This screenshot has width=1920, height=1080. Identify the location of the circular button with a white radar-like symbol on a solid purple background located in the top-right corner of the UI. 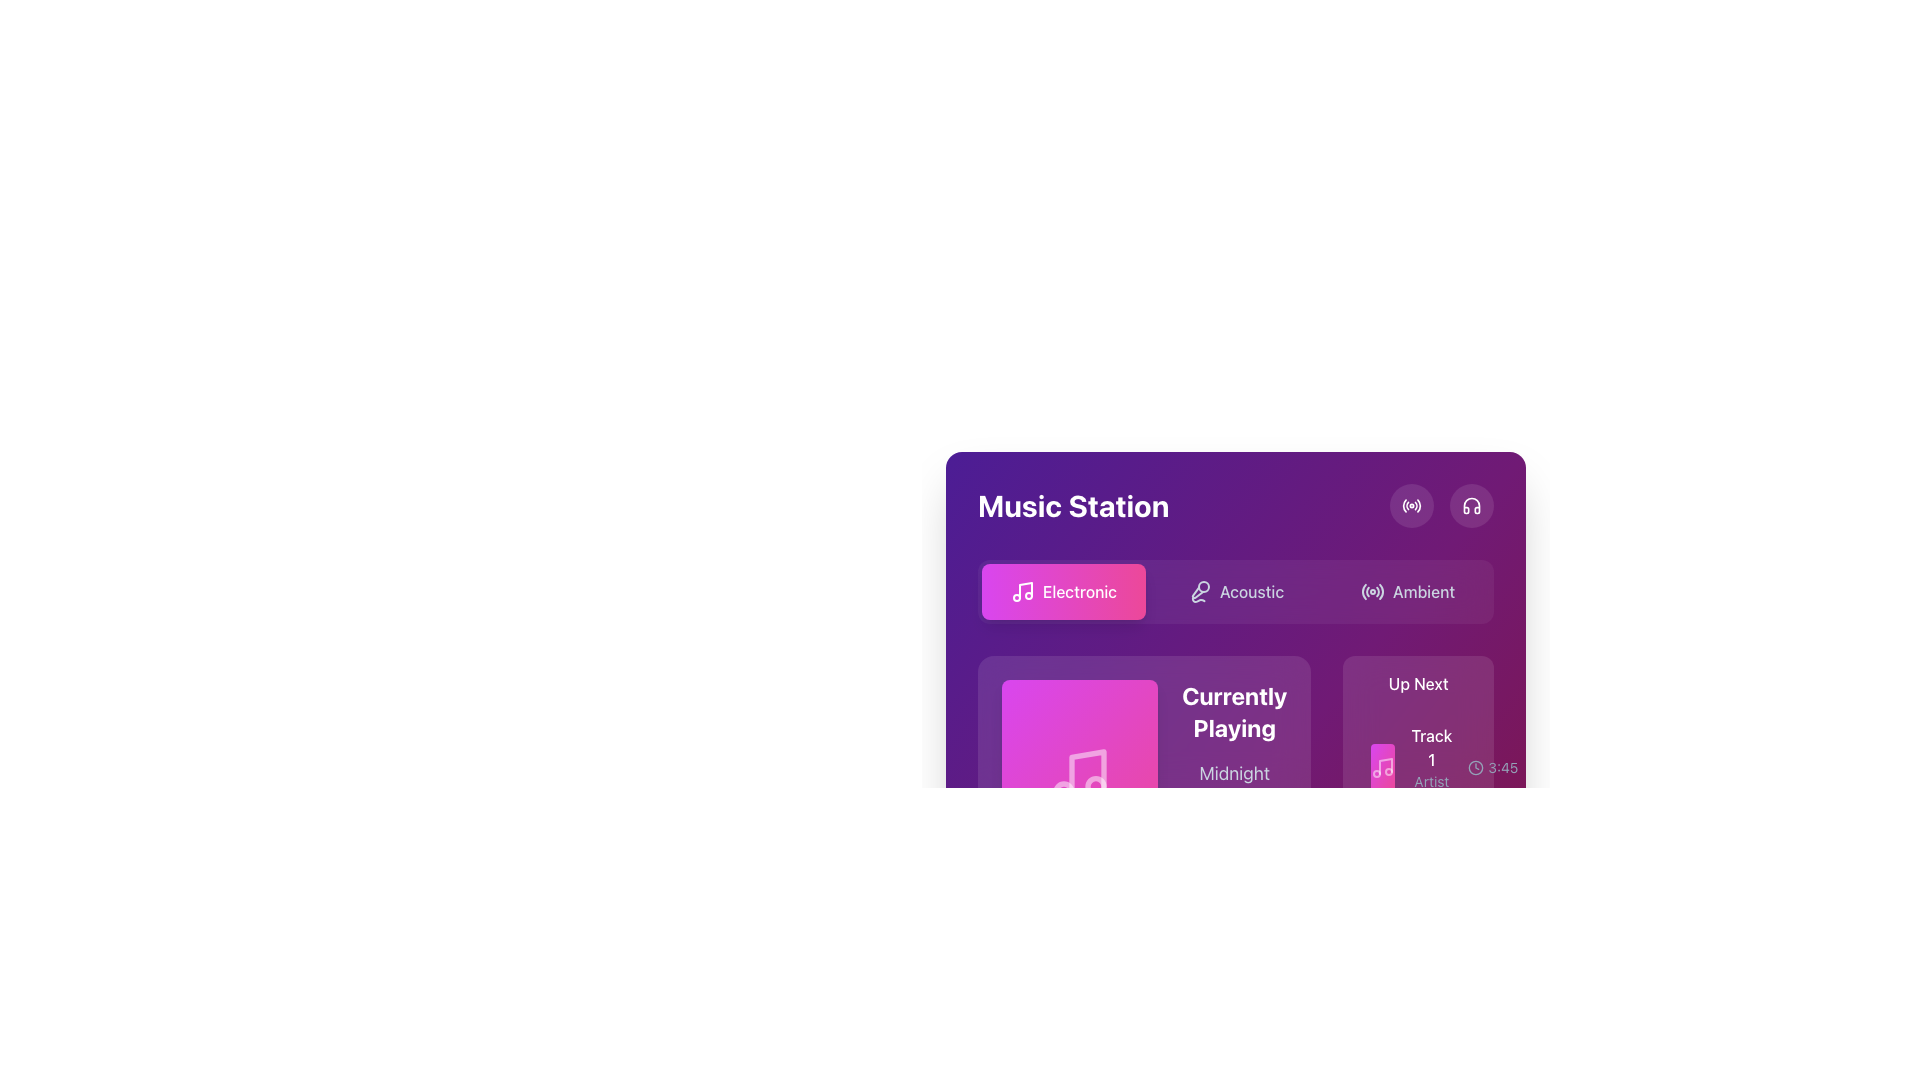
(1410, 504).